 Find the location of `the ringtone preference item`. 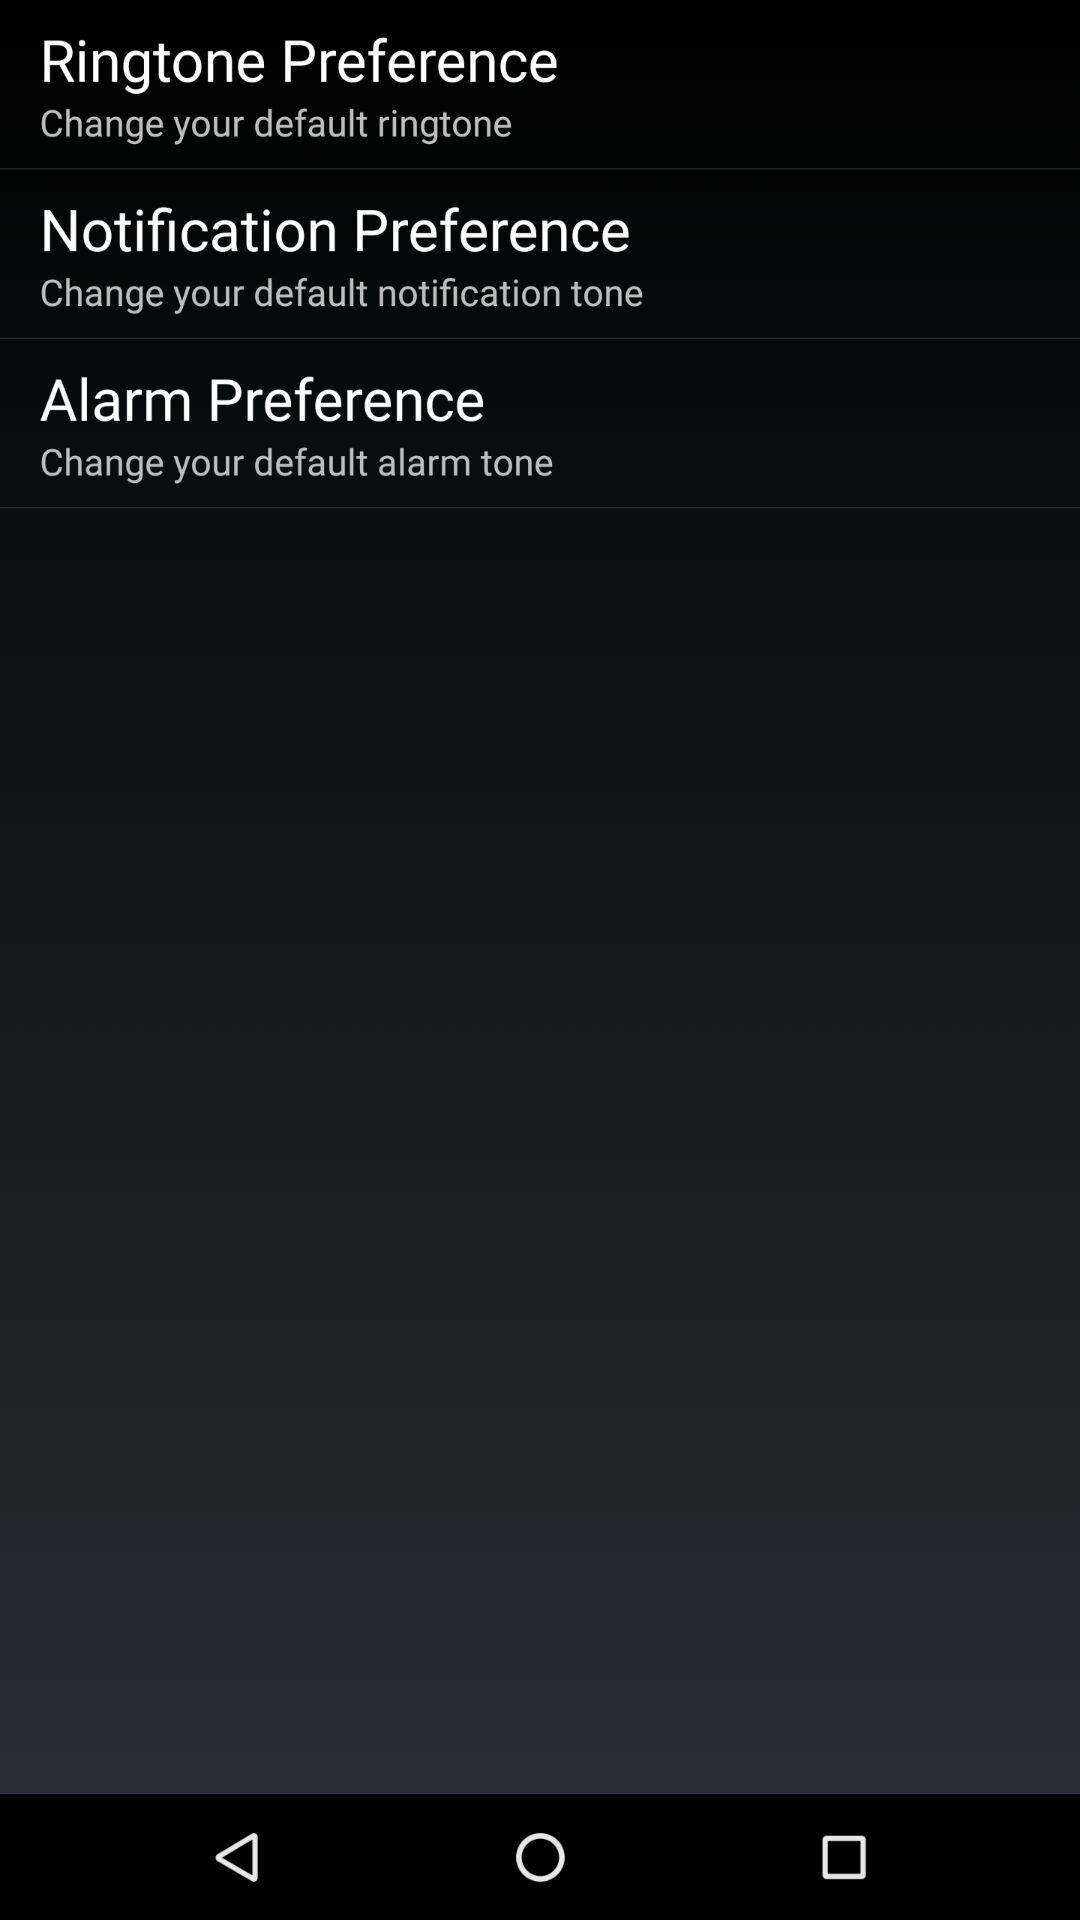

the ringtone preference item is located at coordinates (299, 58).